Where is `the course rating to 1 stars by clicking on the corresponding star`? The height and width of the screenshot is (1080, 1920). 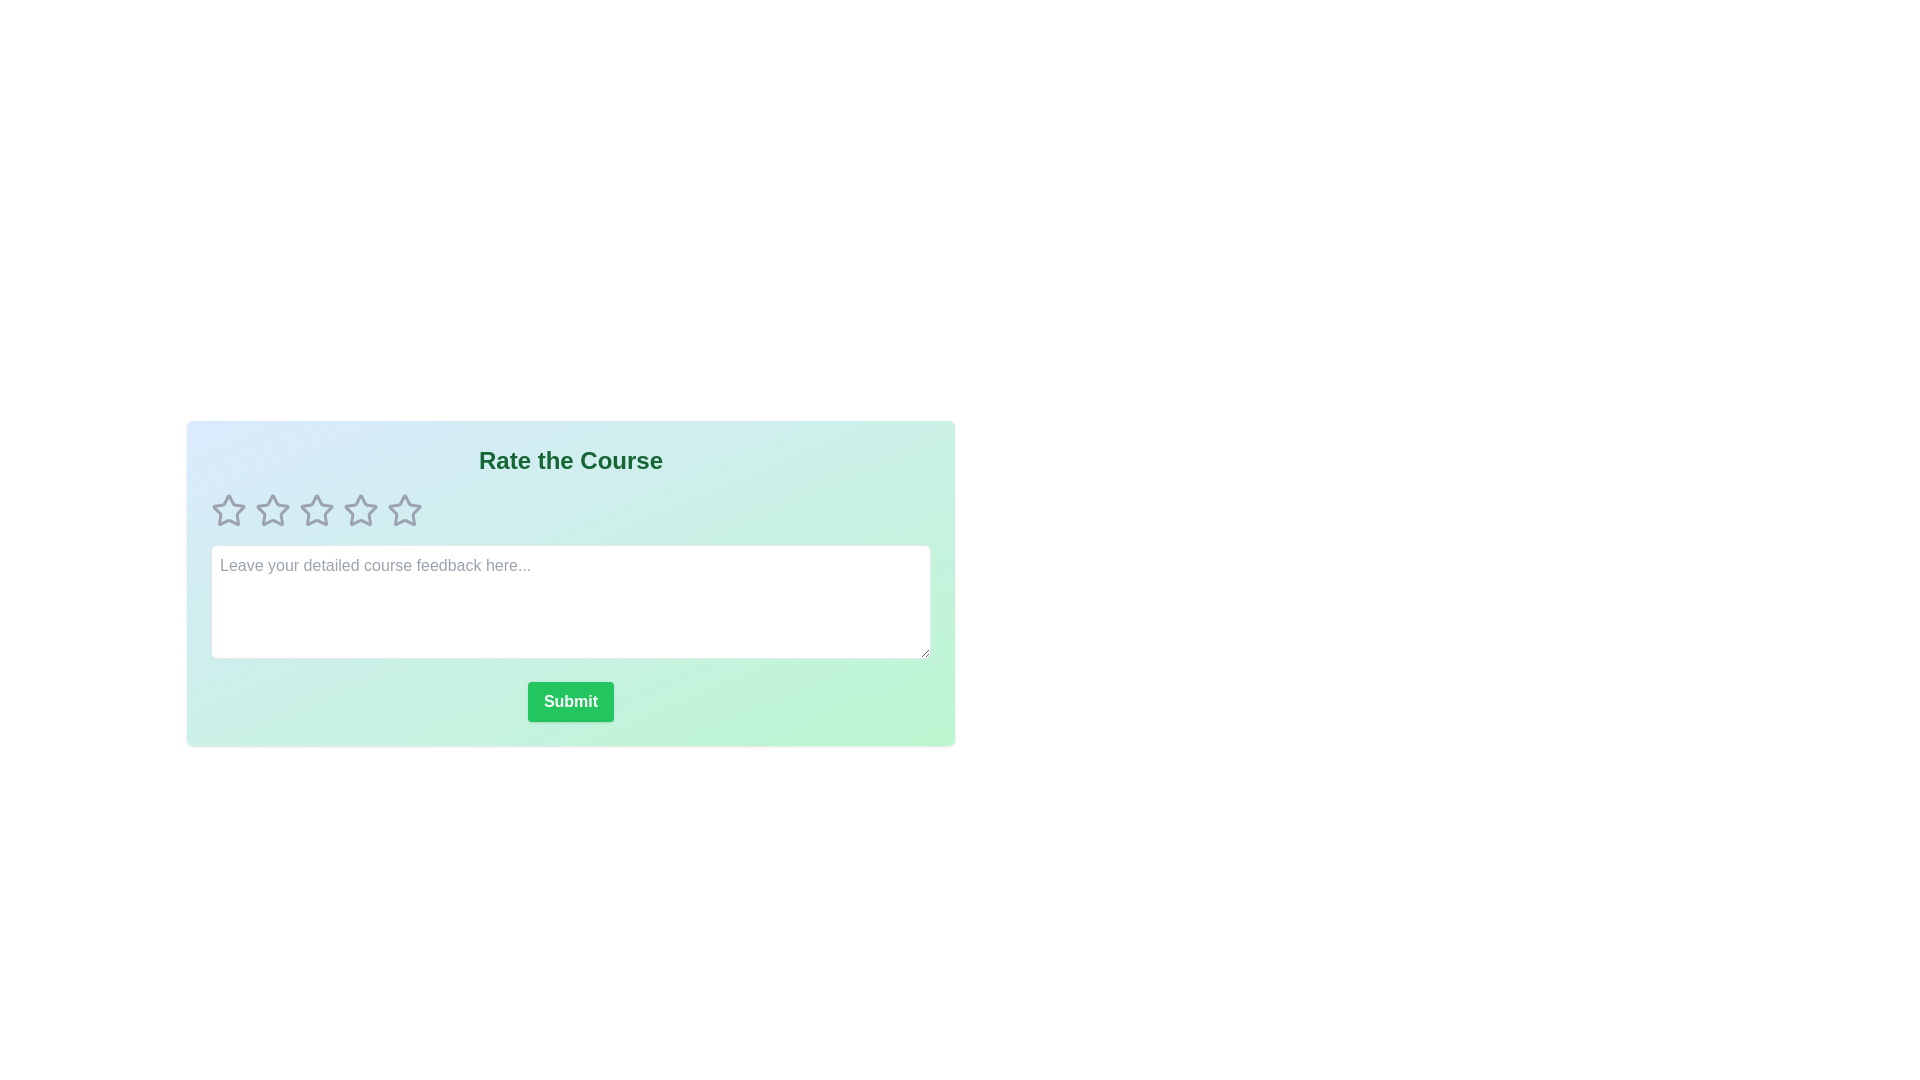 the course rating to 1 stars by clicking on the corresponding star is located at coordinates (229, 509).